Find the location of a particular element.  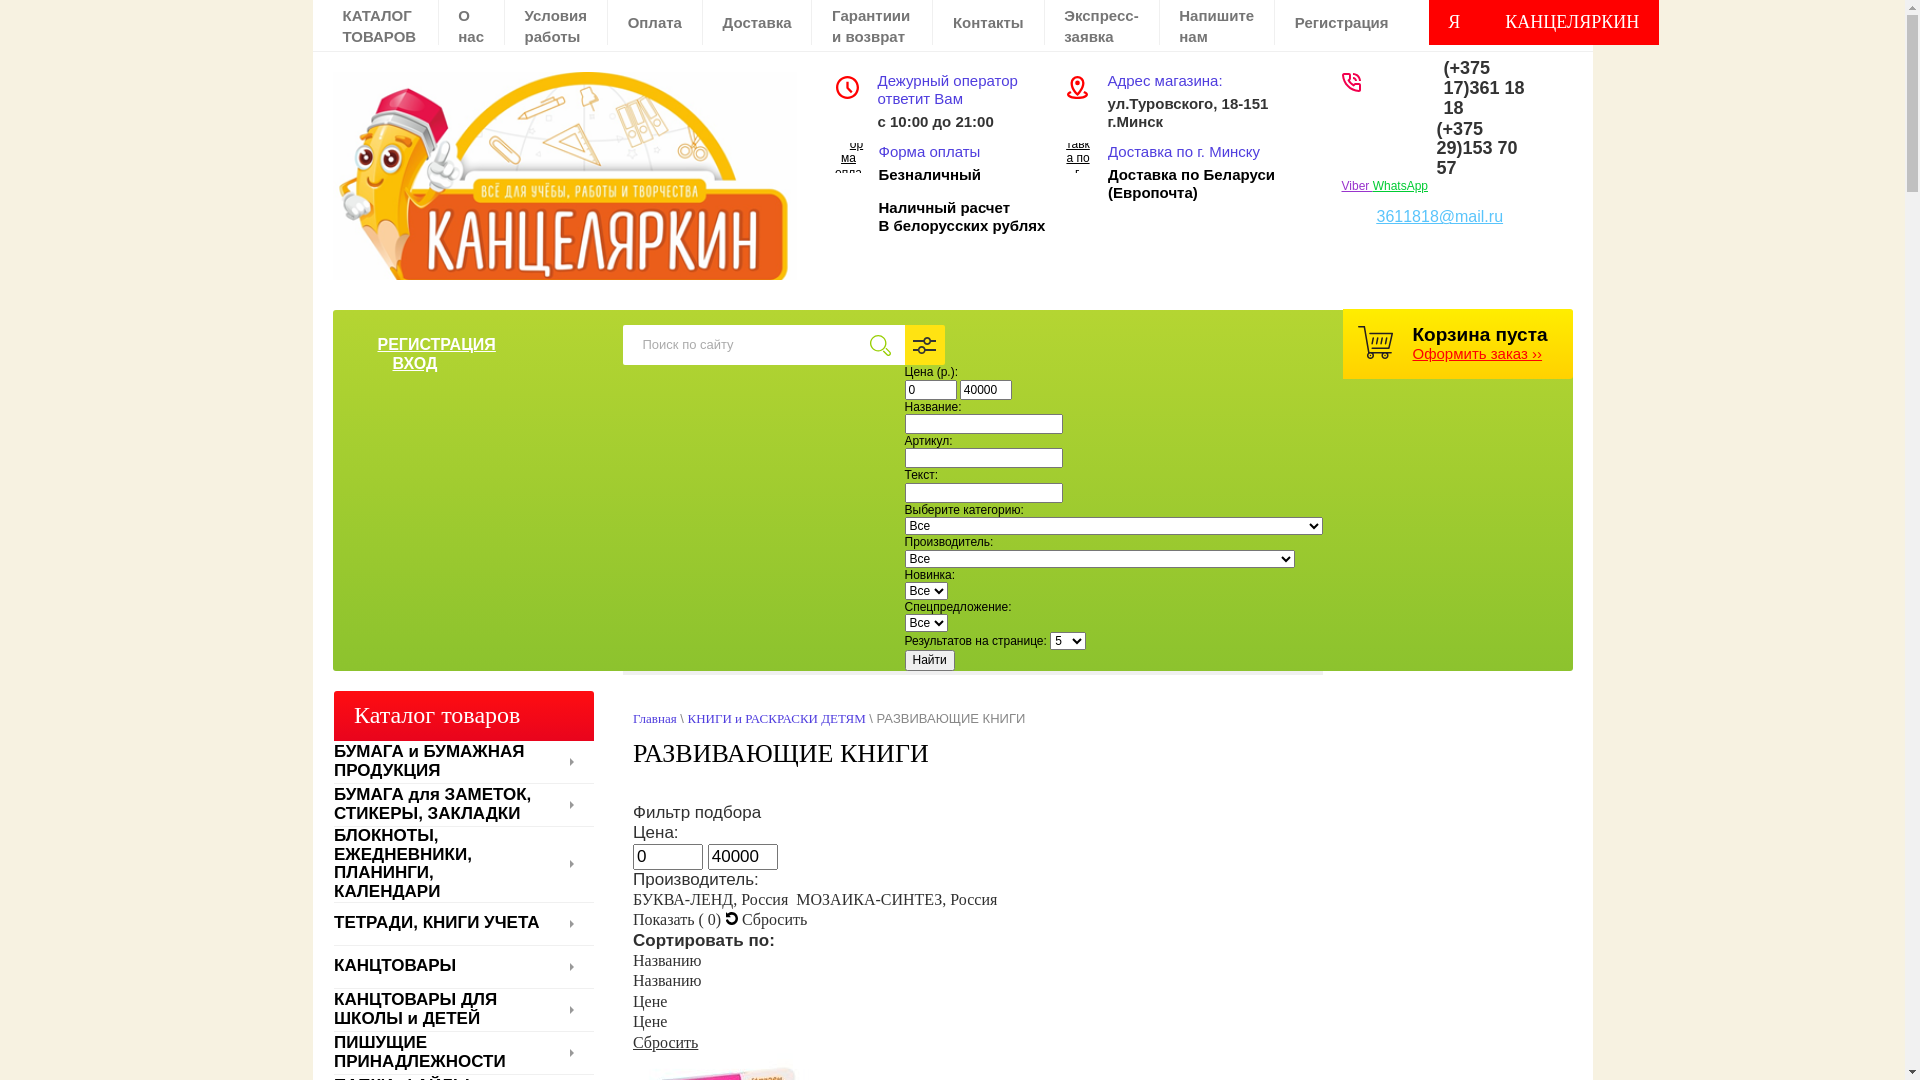

'(+375 29)153 70 57' is located at coordinates (1434, 148).